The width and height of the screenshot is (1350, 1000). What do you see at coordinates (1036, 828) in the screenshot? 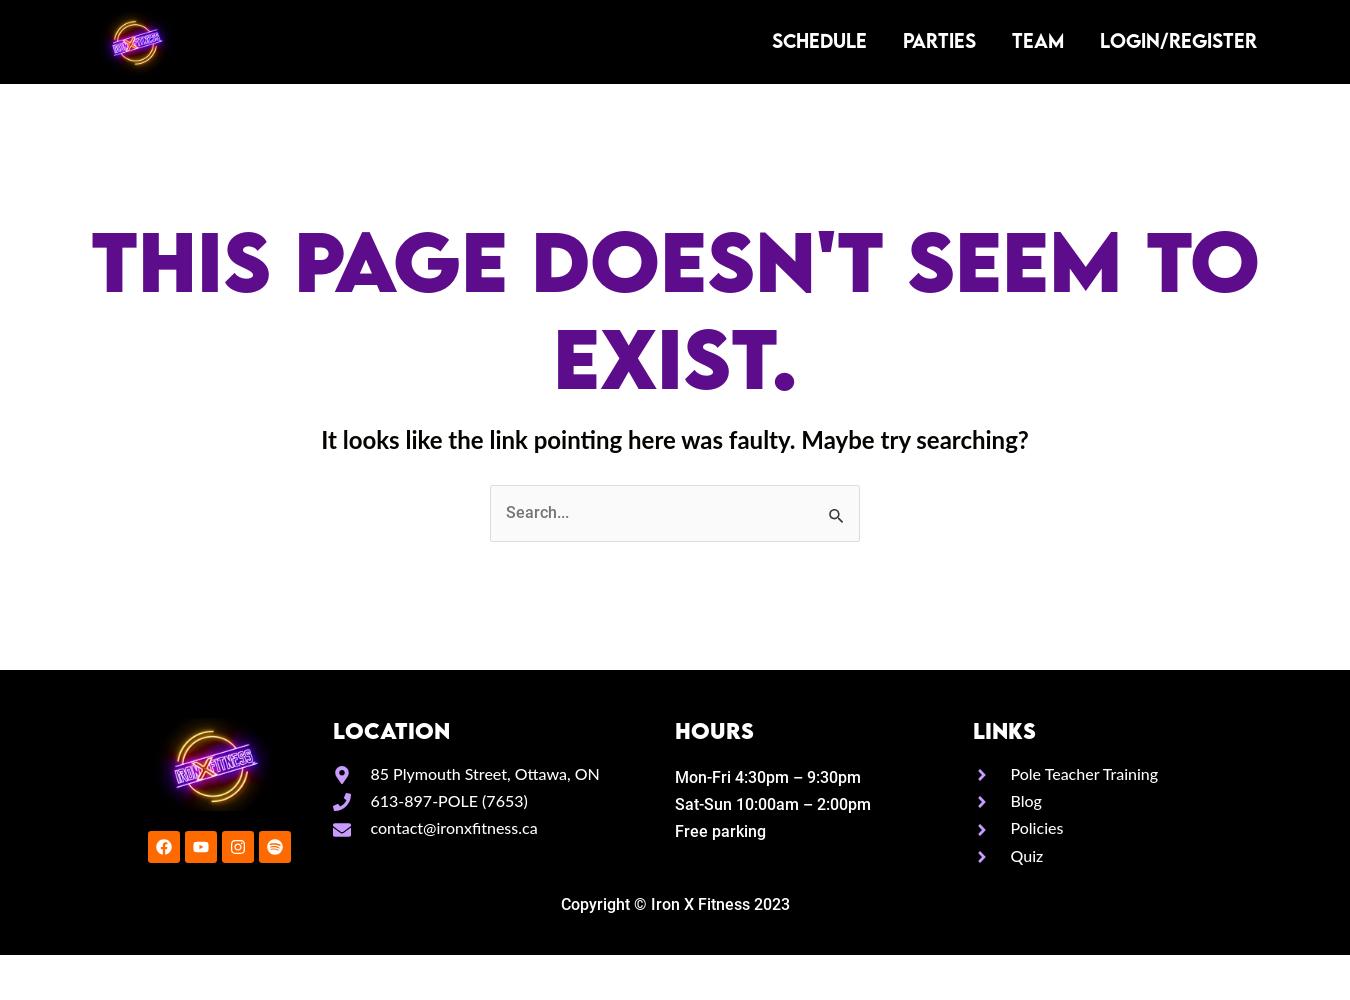
I see `'Policies'` at bounding box center [1036, 828].